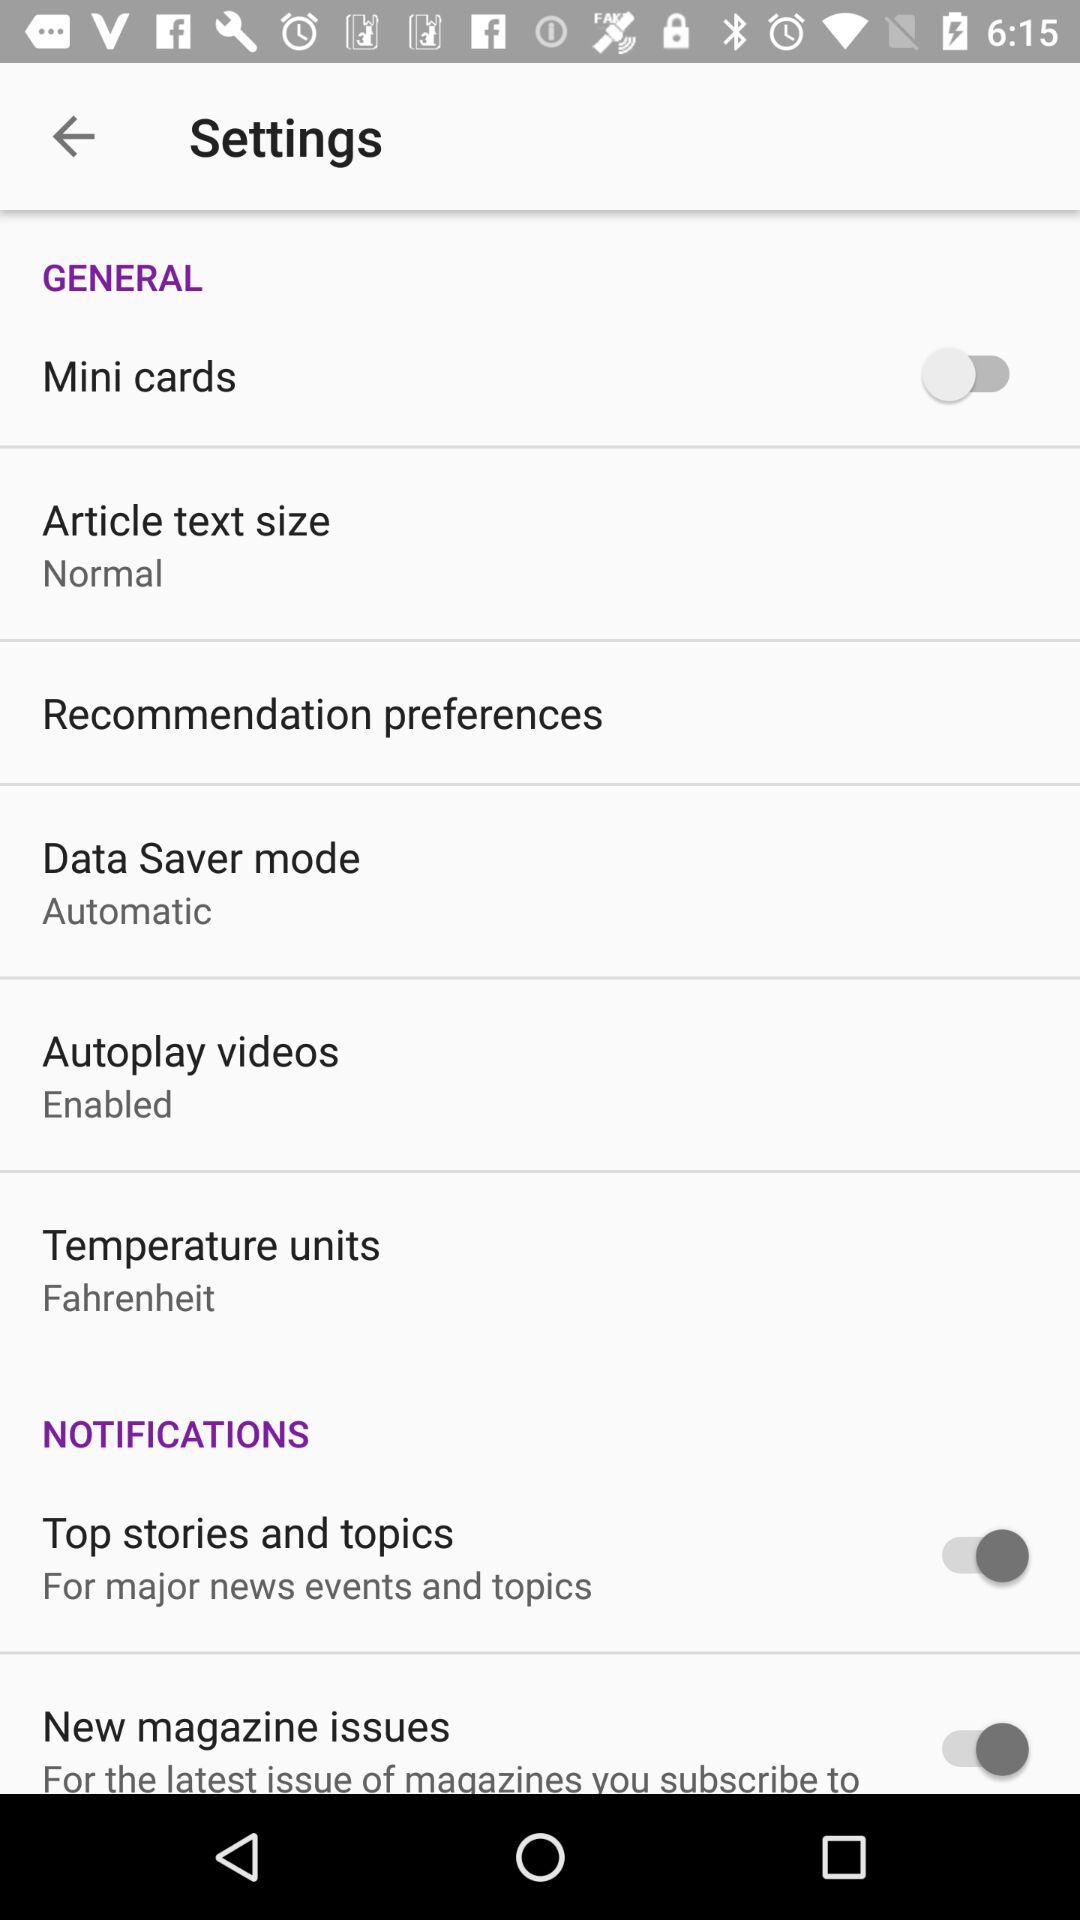  I want to click on the icon above the for the latest, so click(245, 1723).